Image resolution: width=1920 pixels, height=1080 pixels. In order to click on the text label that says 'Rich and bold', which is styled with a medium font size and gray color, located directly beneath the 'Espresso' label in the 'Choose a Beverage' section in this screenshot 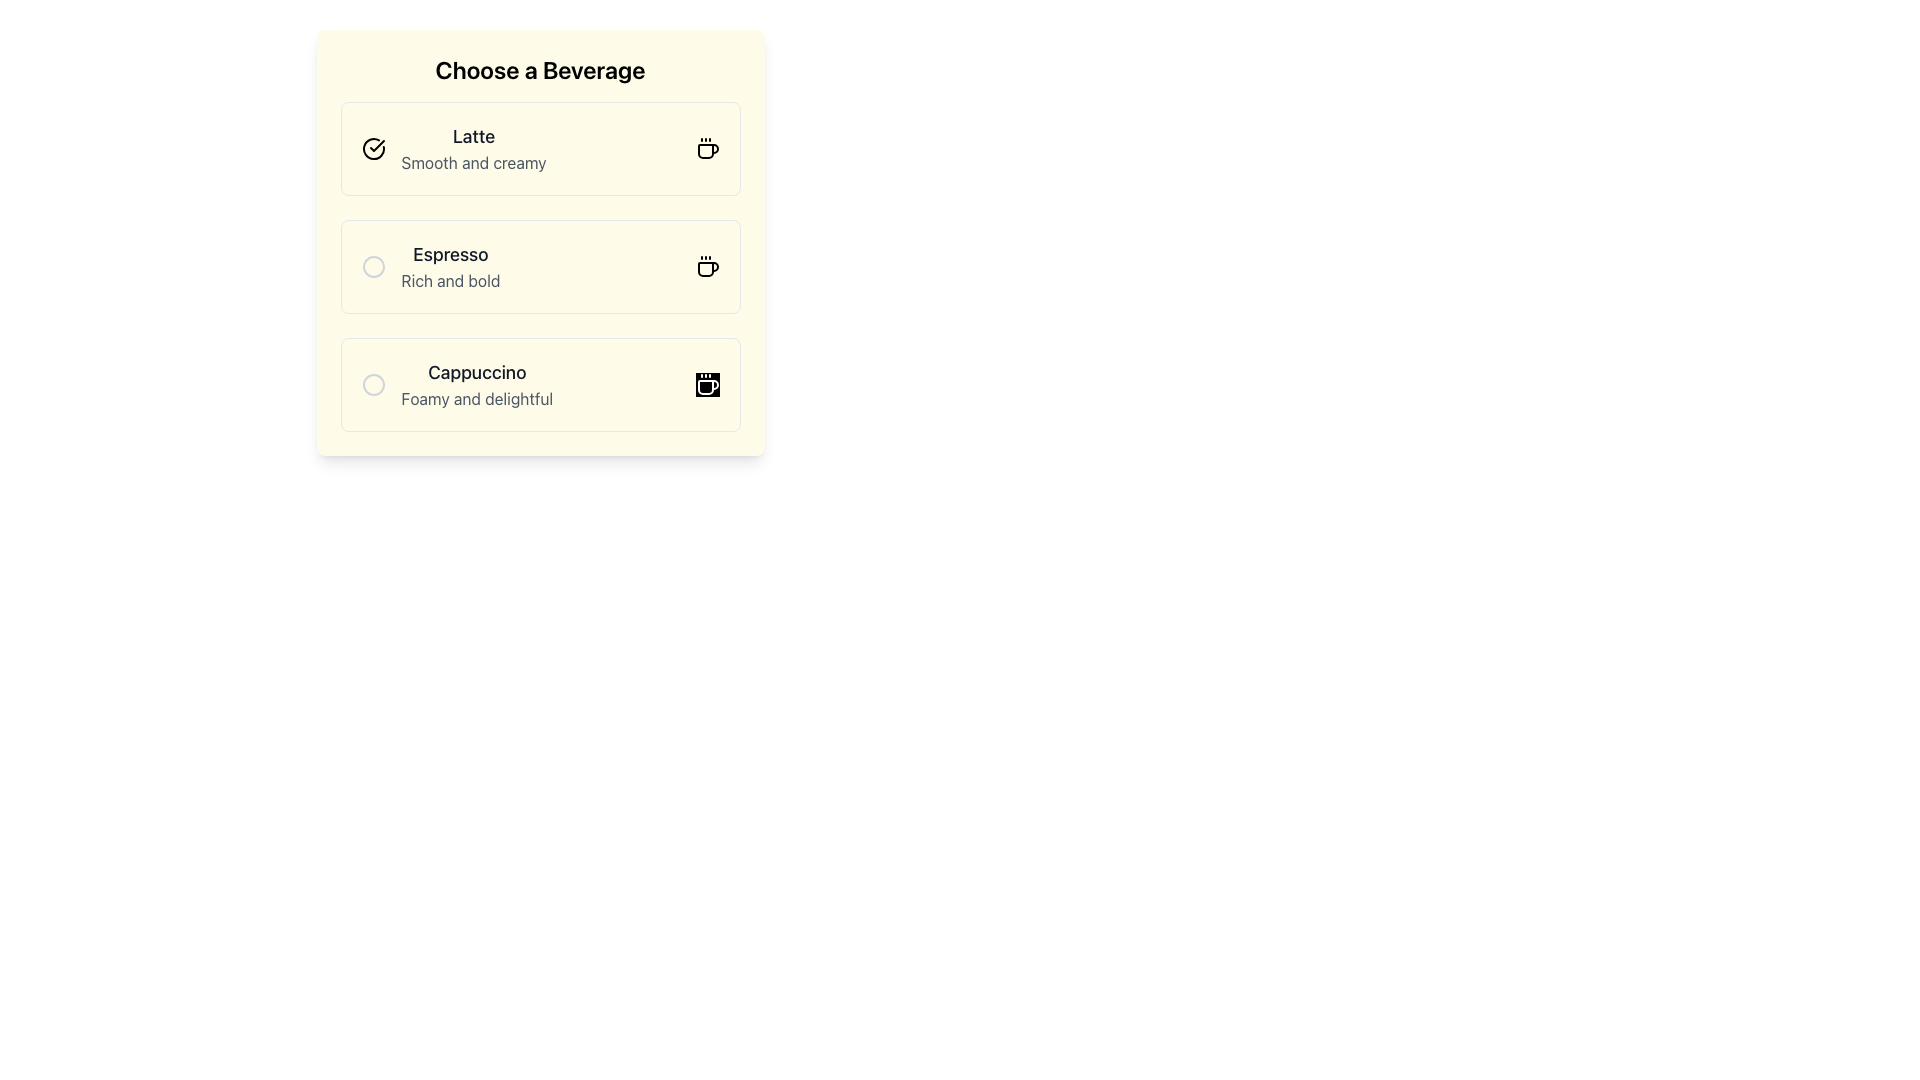, I will do `click(450, 281)`.